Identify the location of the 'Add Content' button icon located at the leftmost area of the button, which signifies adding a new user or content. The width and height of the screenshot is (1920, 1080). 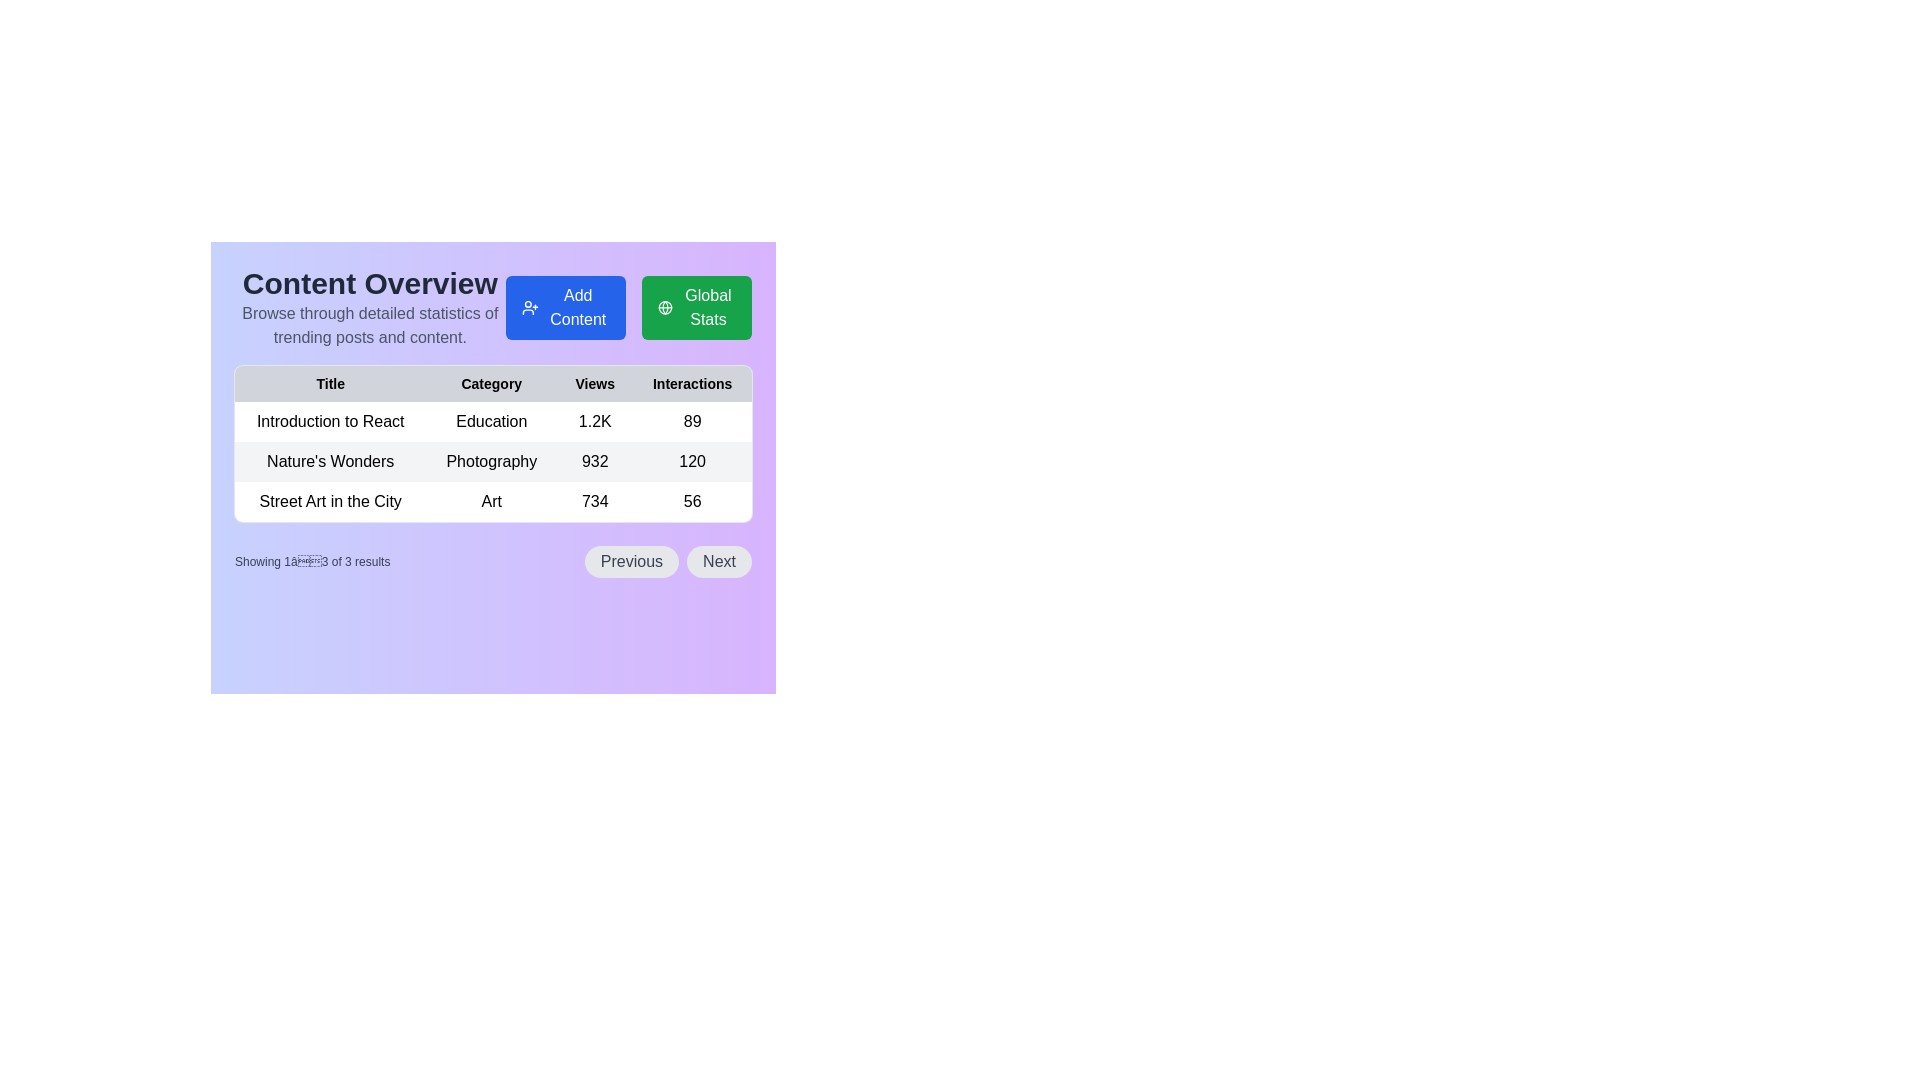
(530, 308).